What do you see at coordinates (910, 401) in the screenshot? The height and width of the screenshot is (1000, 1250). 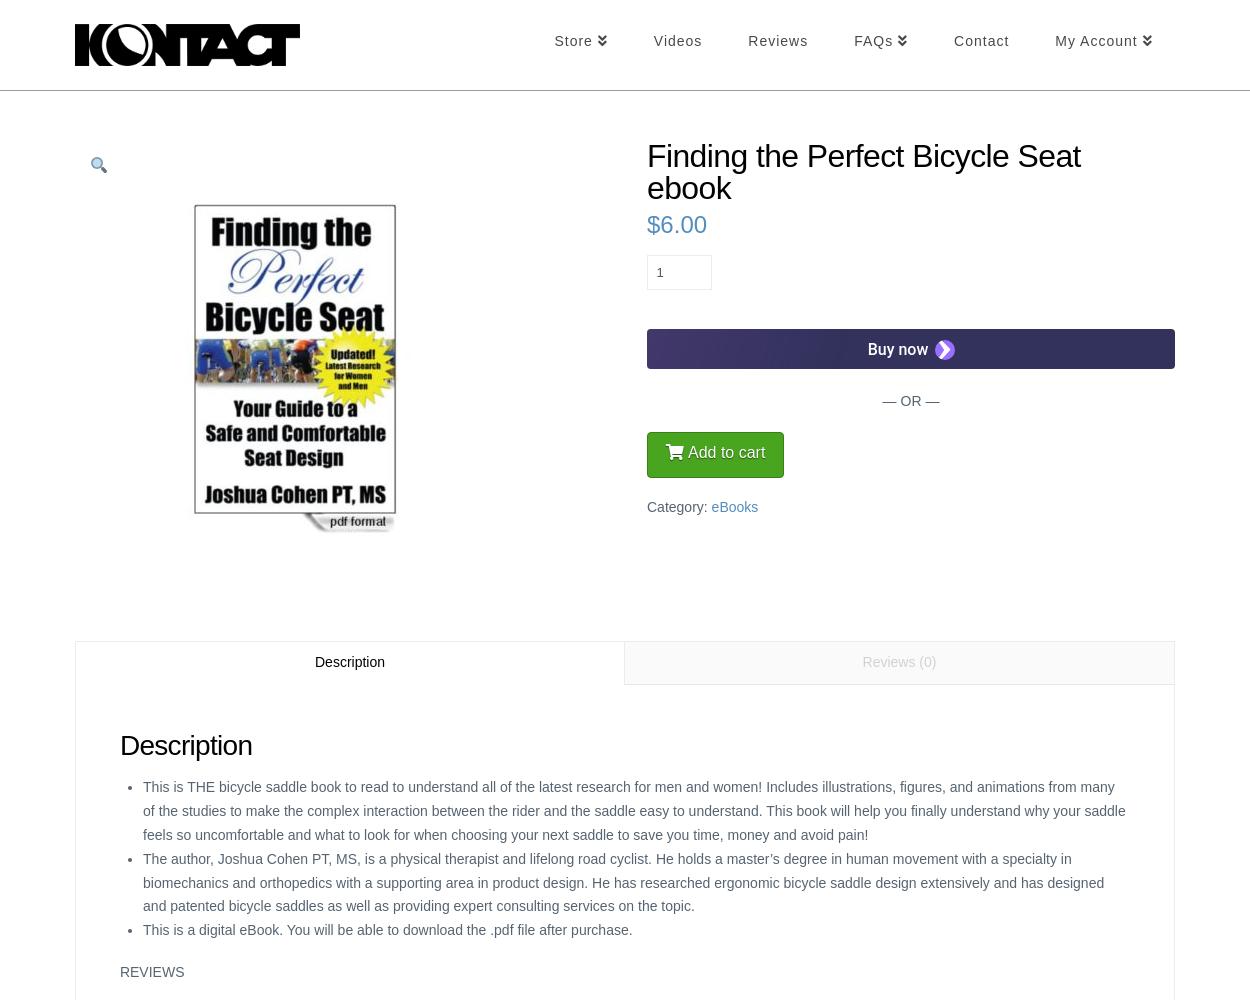 I see `'— OR —'` at bounding box center [910, 401].